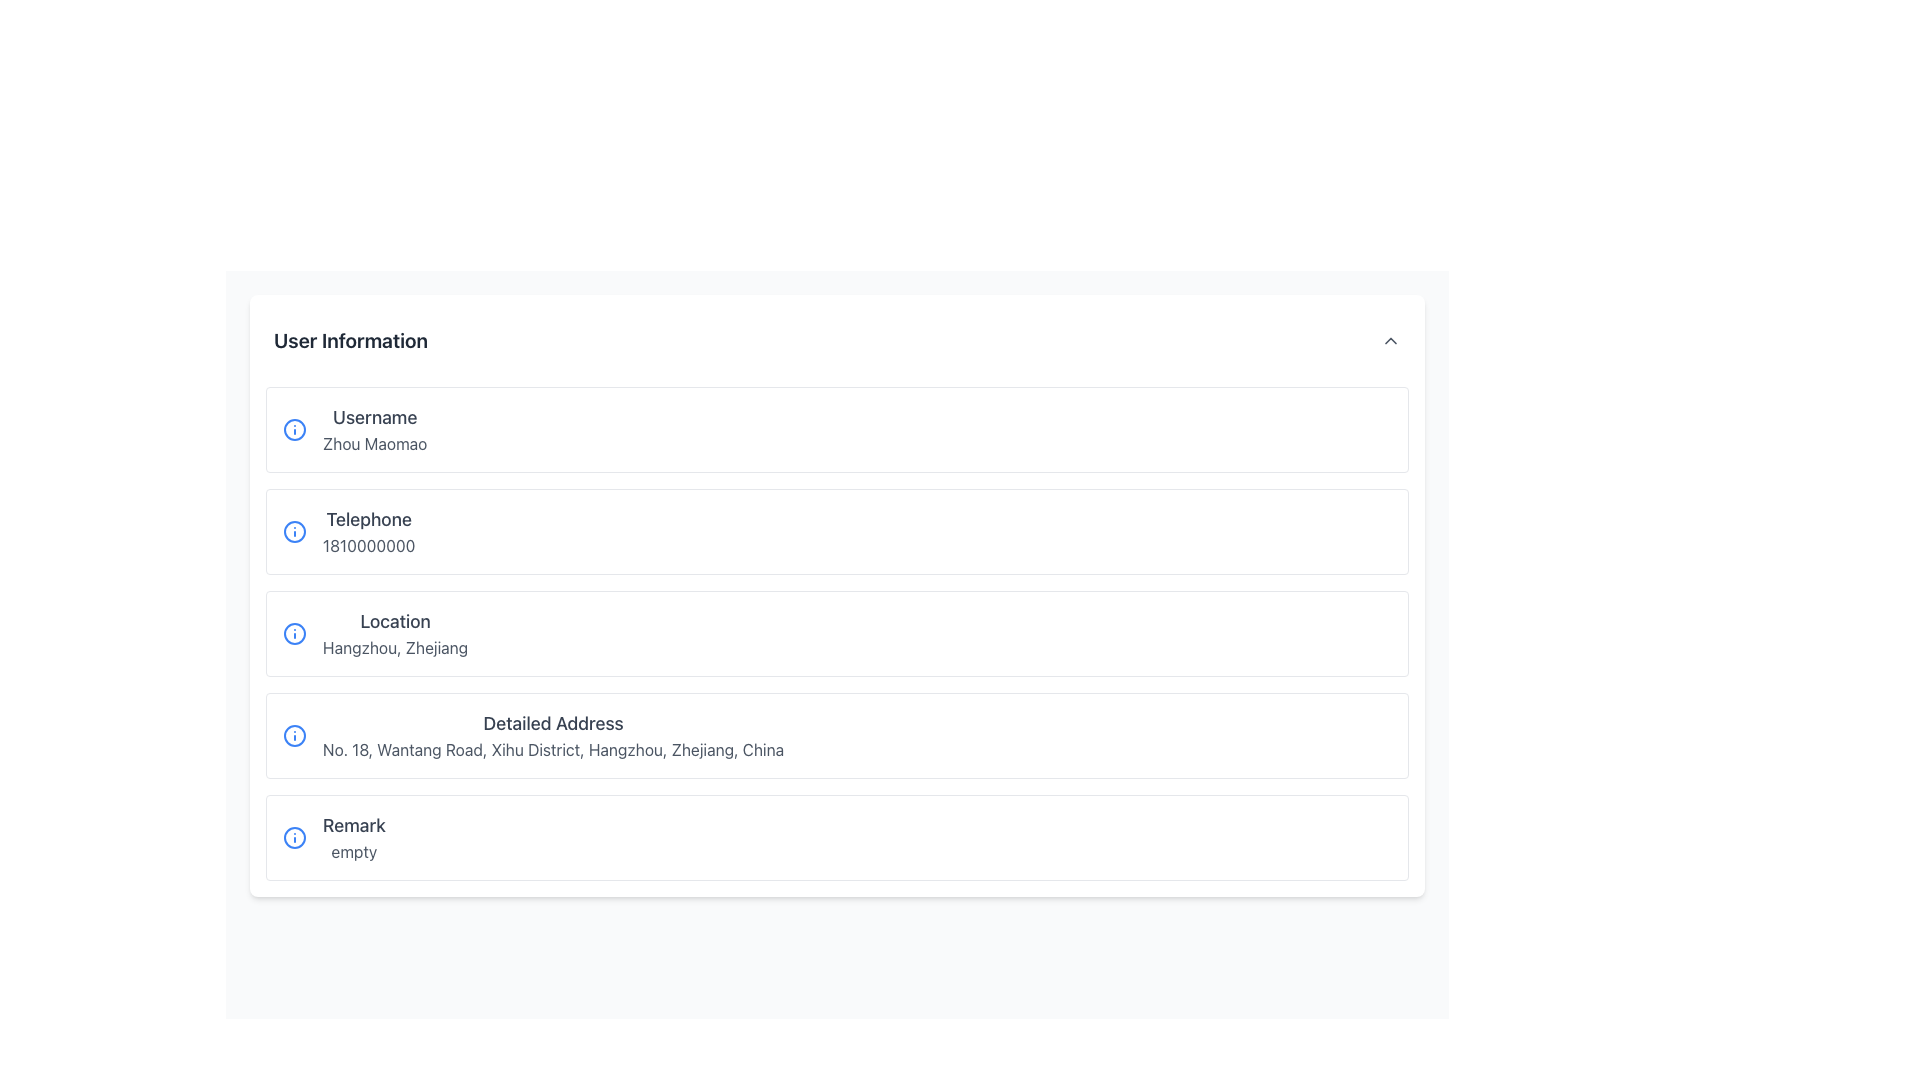  I want to click on the blue circular icon with a thin outline and white center located next to the 'Detailed Address' label in the user information section, so click(293, 736).